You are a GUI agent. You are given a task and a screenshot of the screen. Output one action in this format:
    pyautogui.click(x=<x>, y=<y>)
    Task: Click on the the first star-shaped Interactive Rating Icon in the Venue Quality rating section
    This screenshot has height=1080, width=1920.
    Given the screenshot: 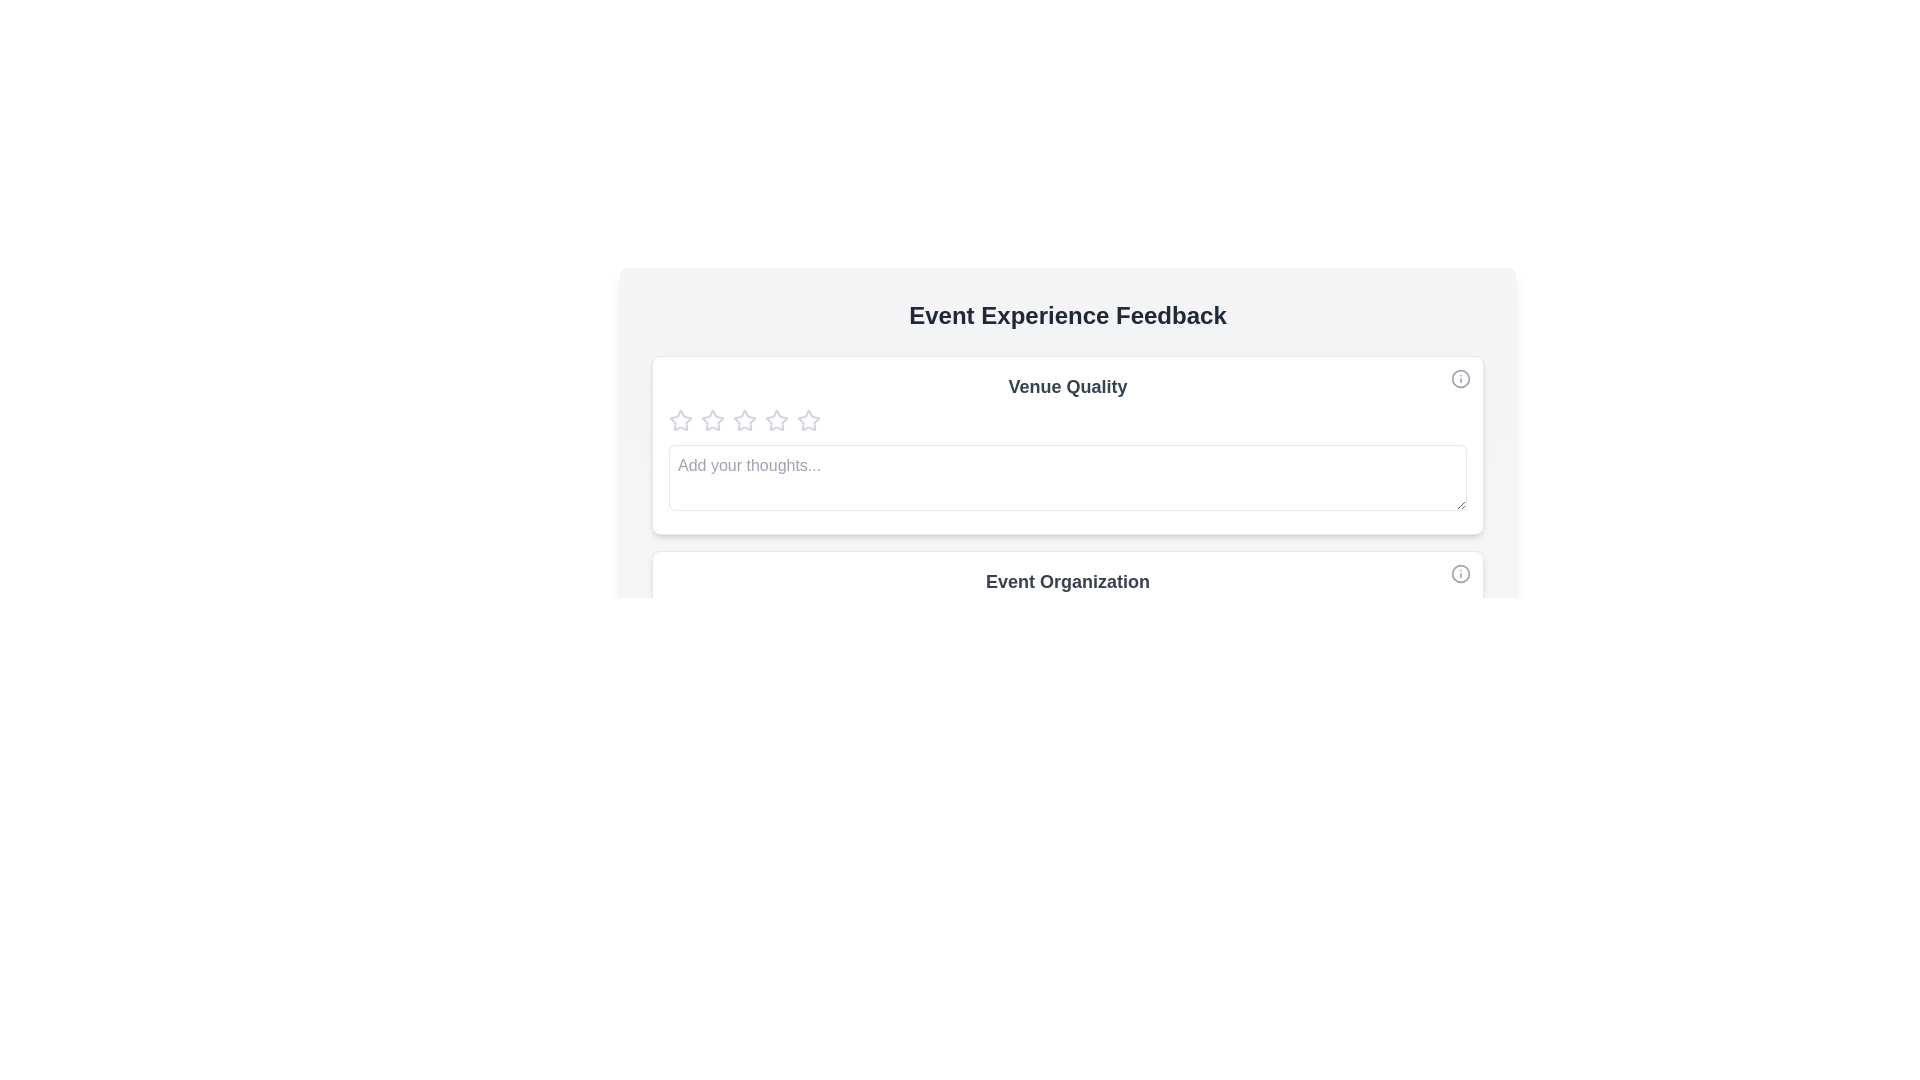 What is the action you would take?
    pyautogui.click(x=681, y=419)
    